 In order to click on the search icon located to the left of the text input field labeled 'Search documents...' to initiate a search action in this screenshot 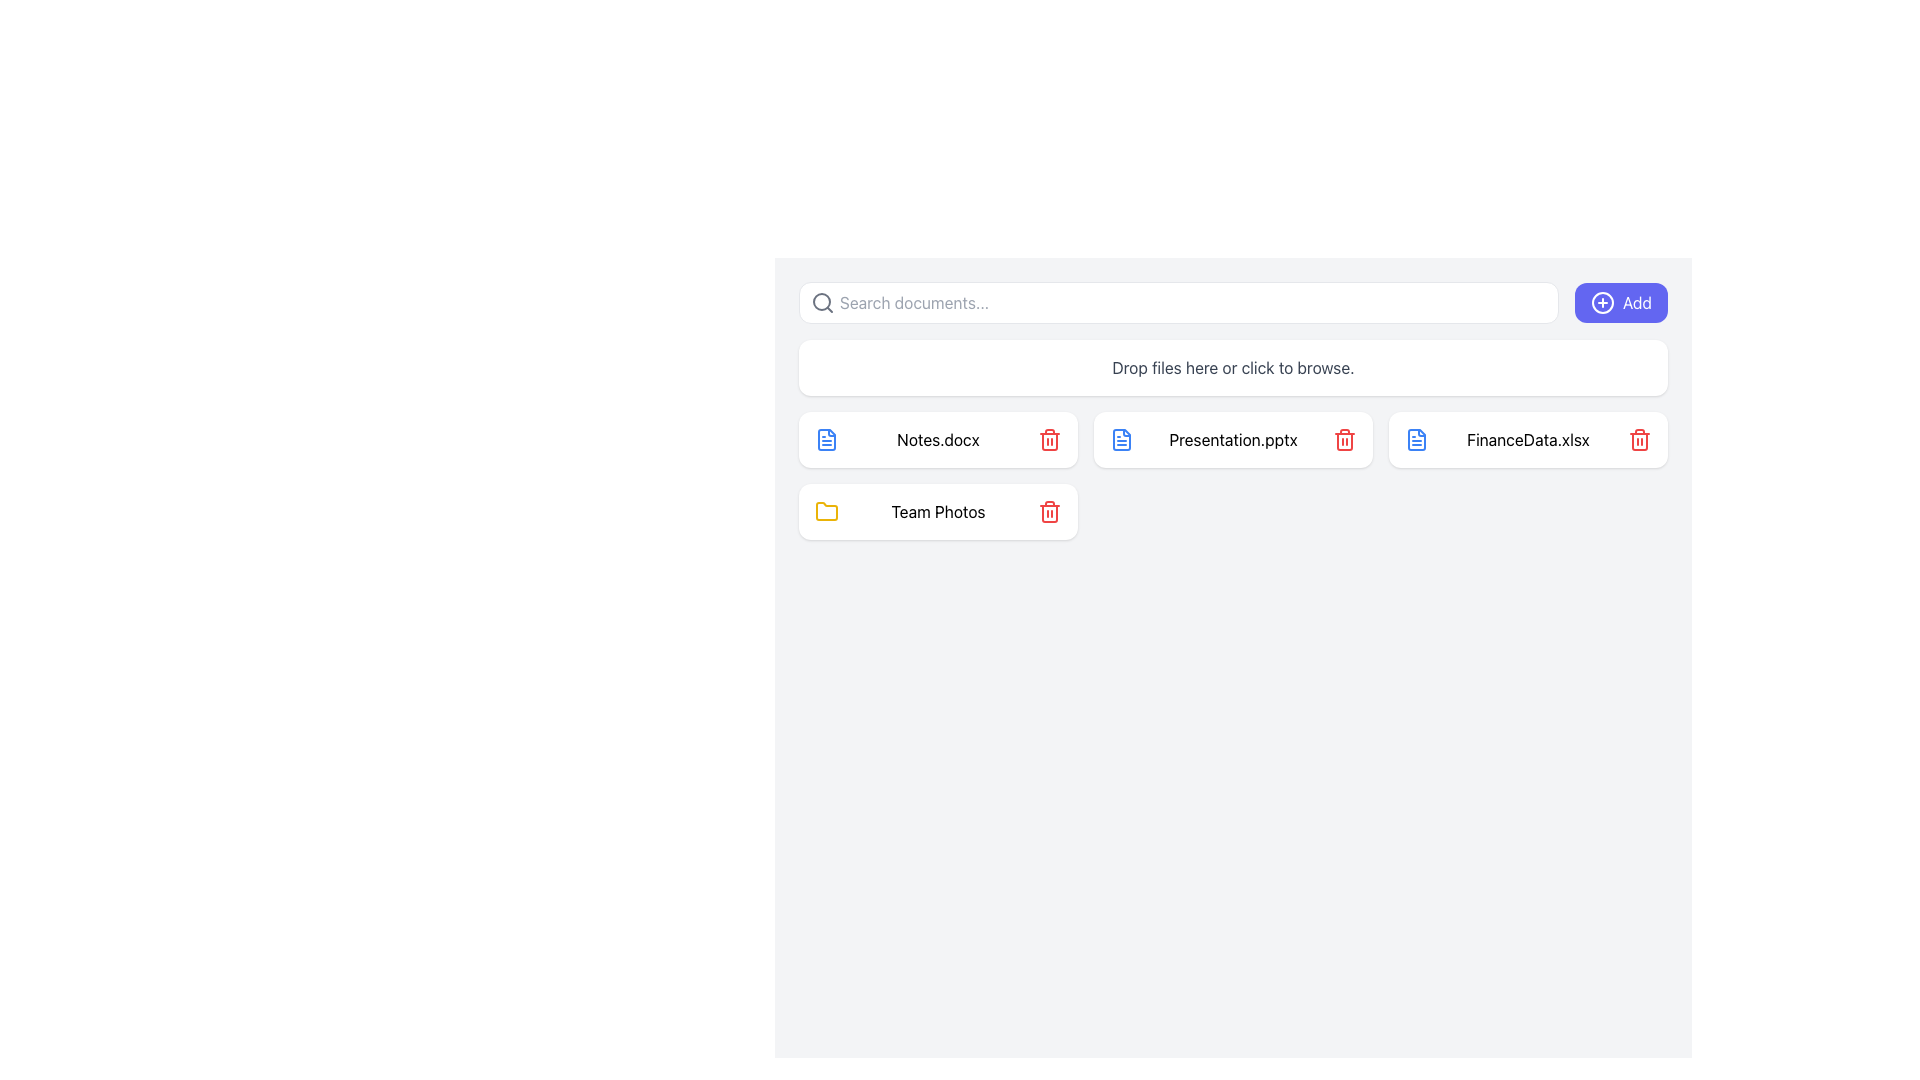, I will do `click(822, 303)`.